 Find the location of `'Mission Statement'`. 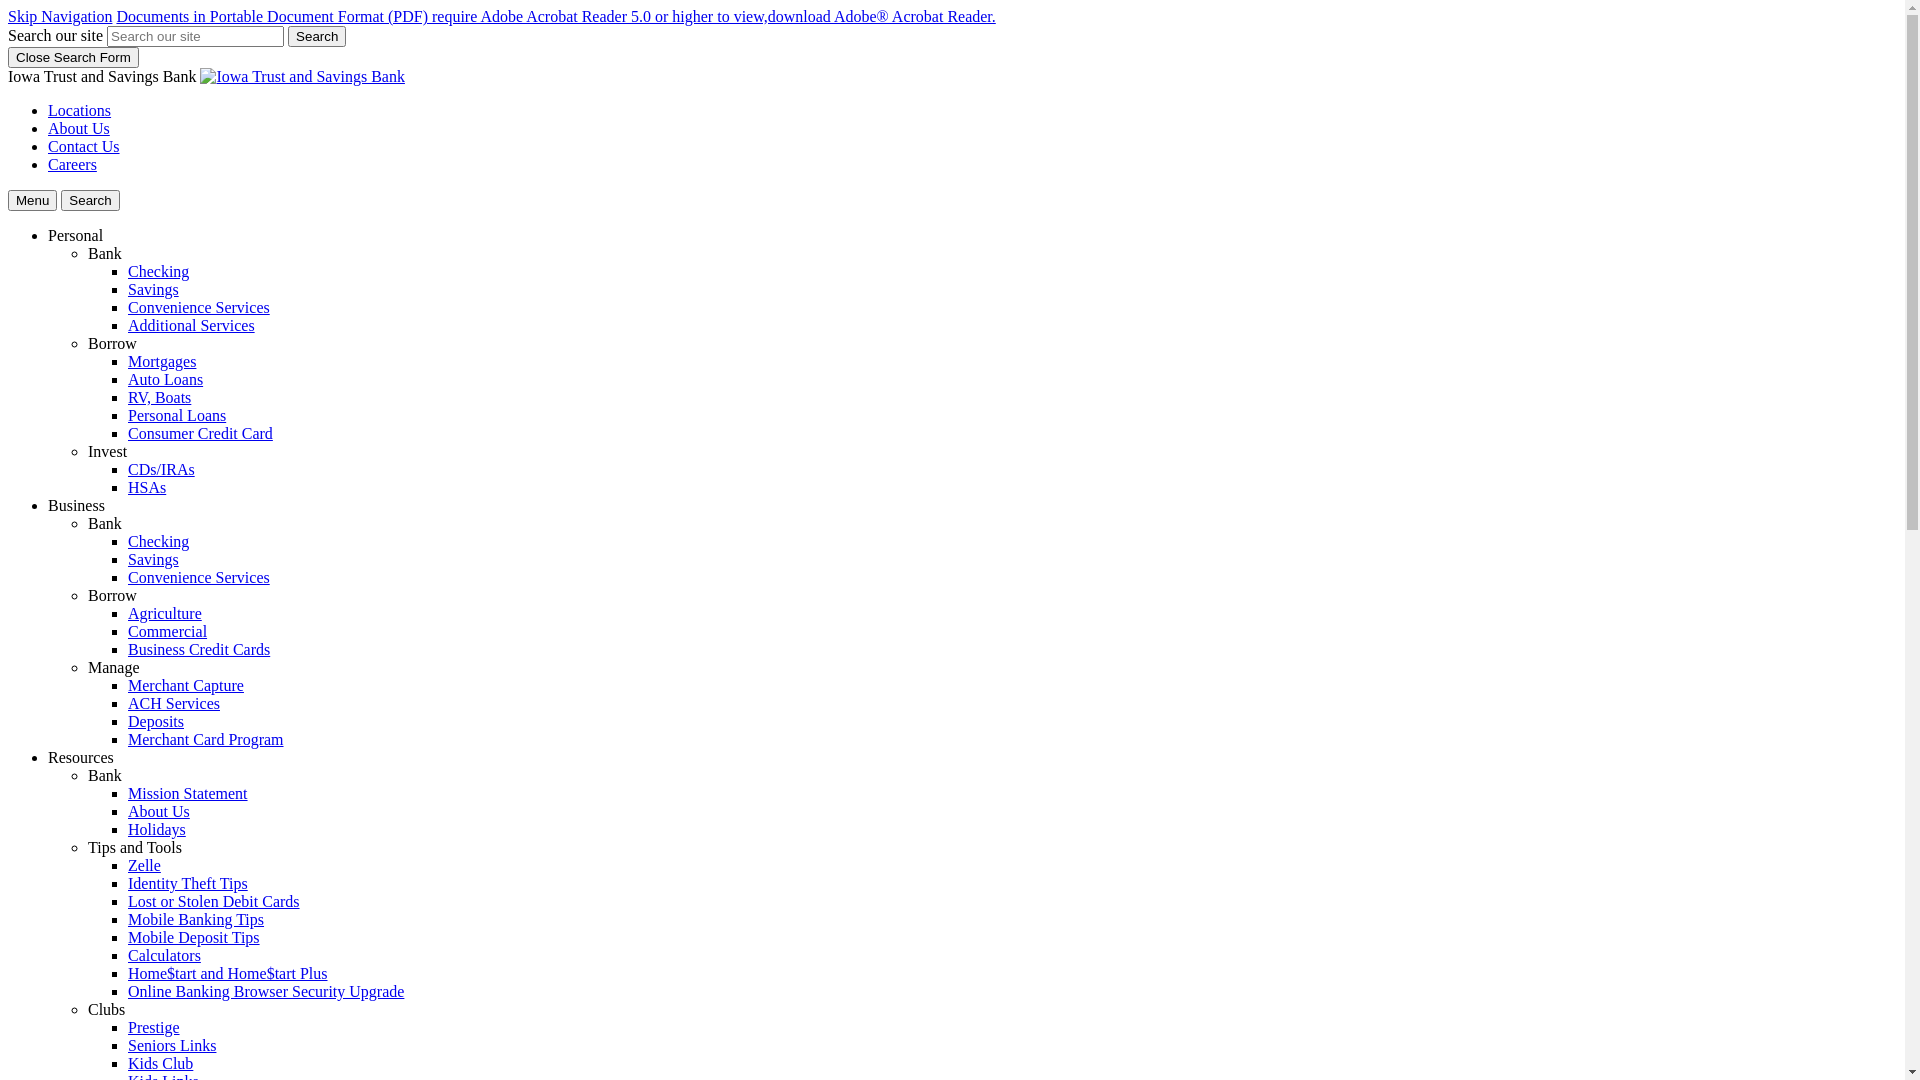

'Mission Statement' is located at coordinates (187, 792).